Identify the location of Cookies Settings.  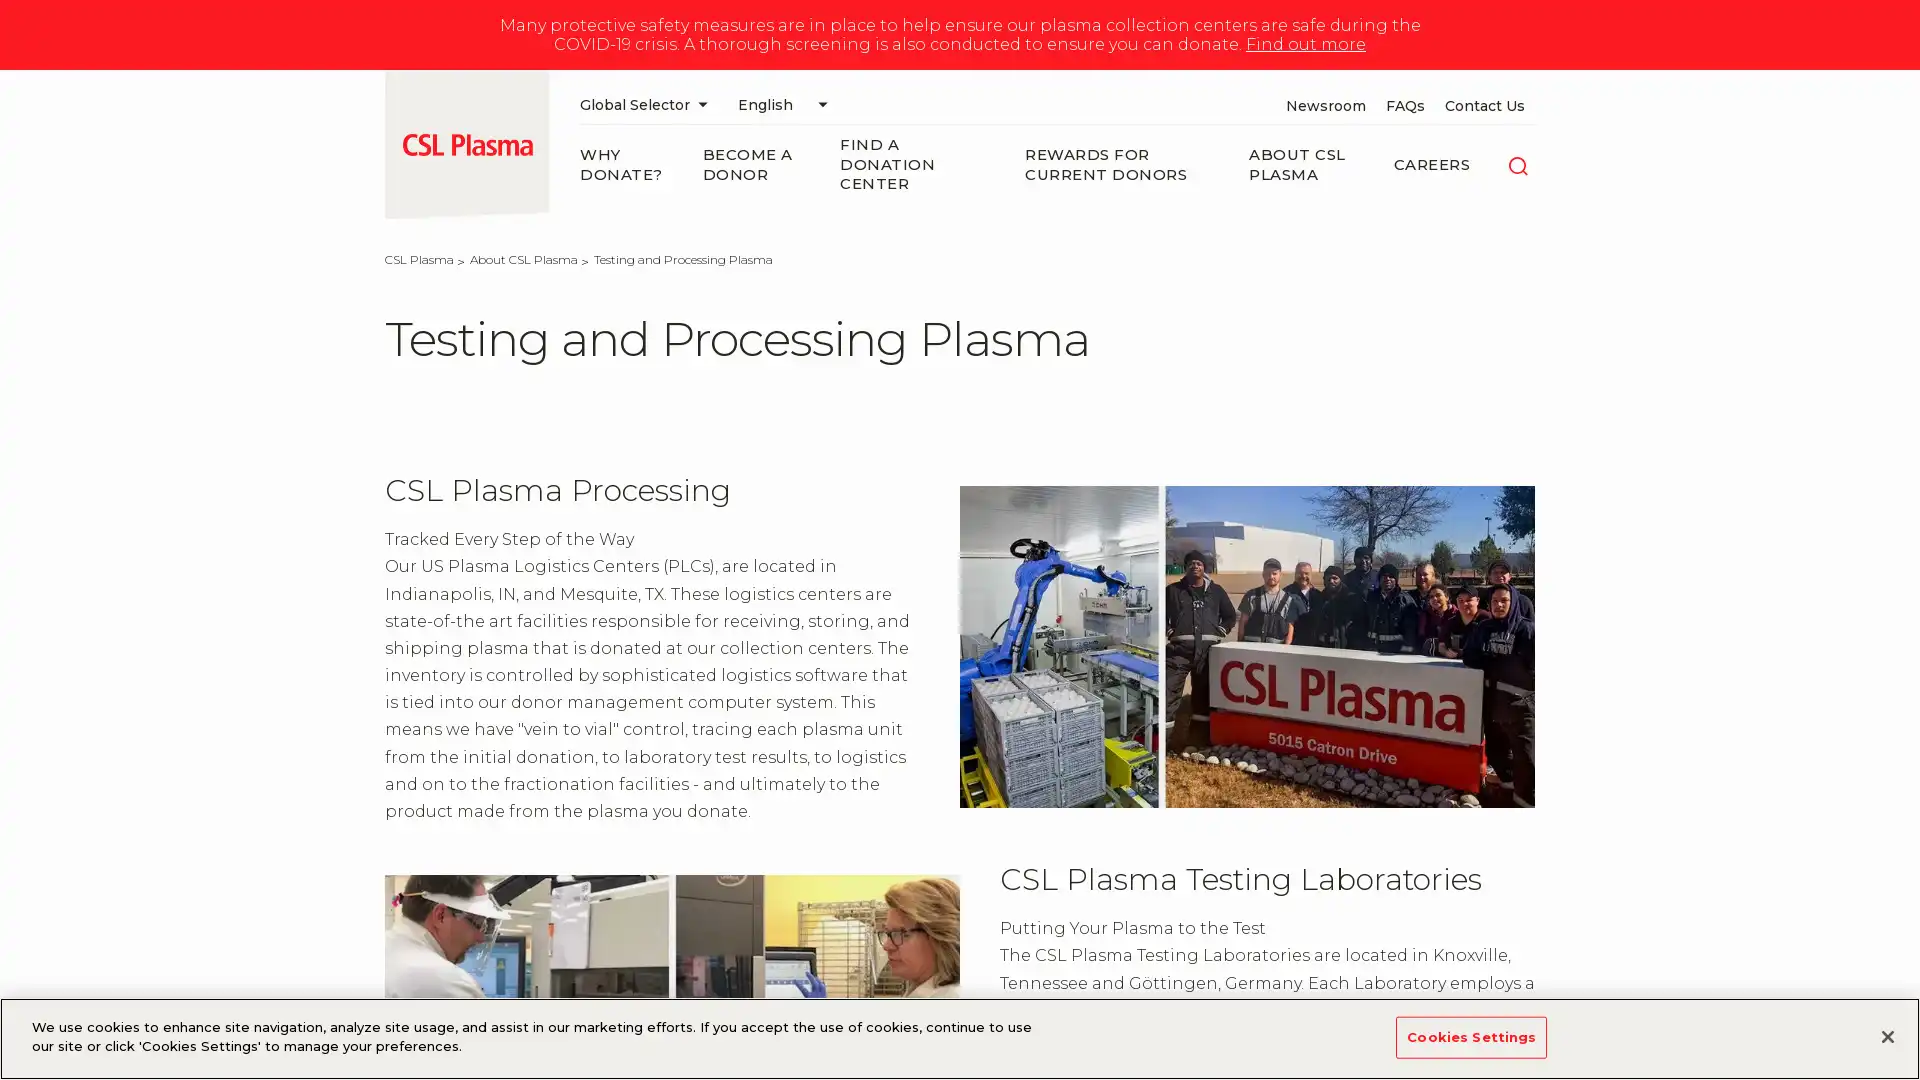
(1471, 1036).